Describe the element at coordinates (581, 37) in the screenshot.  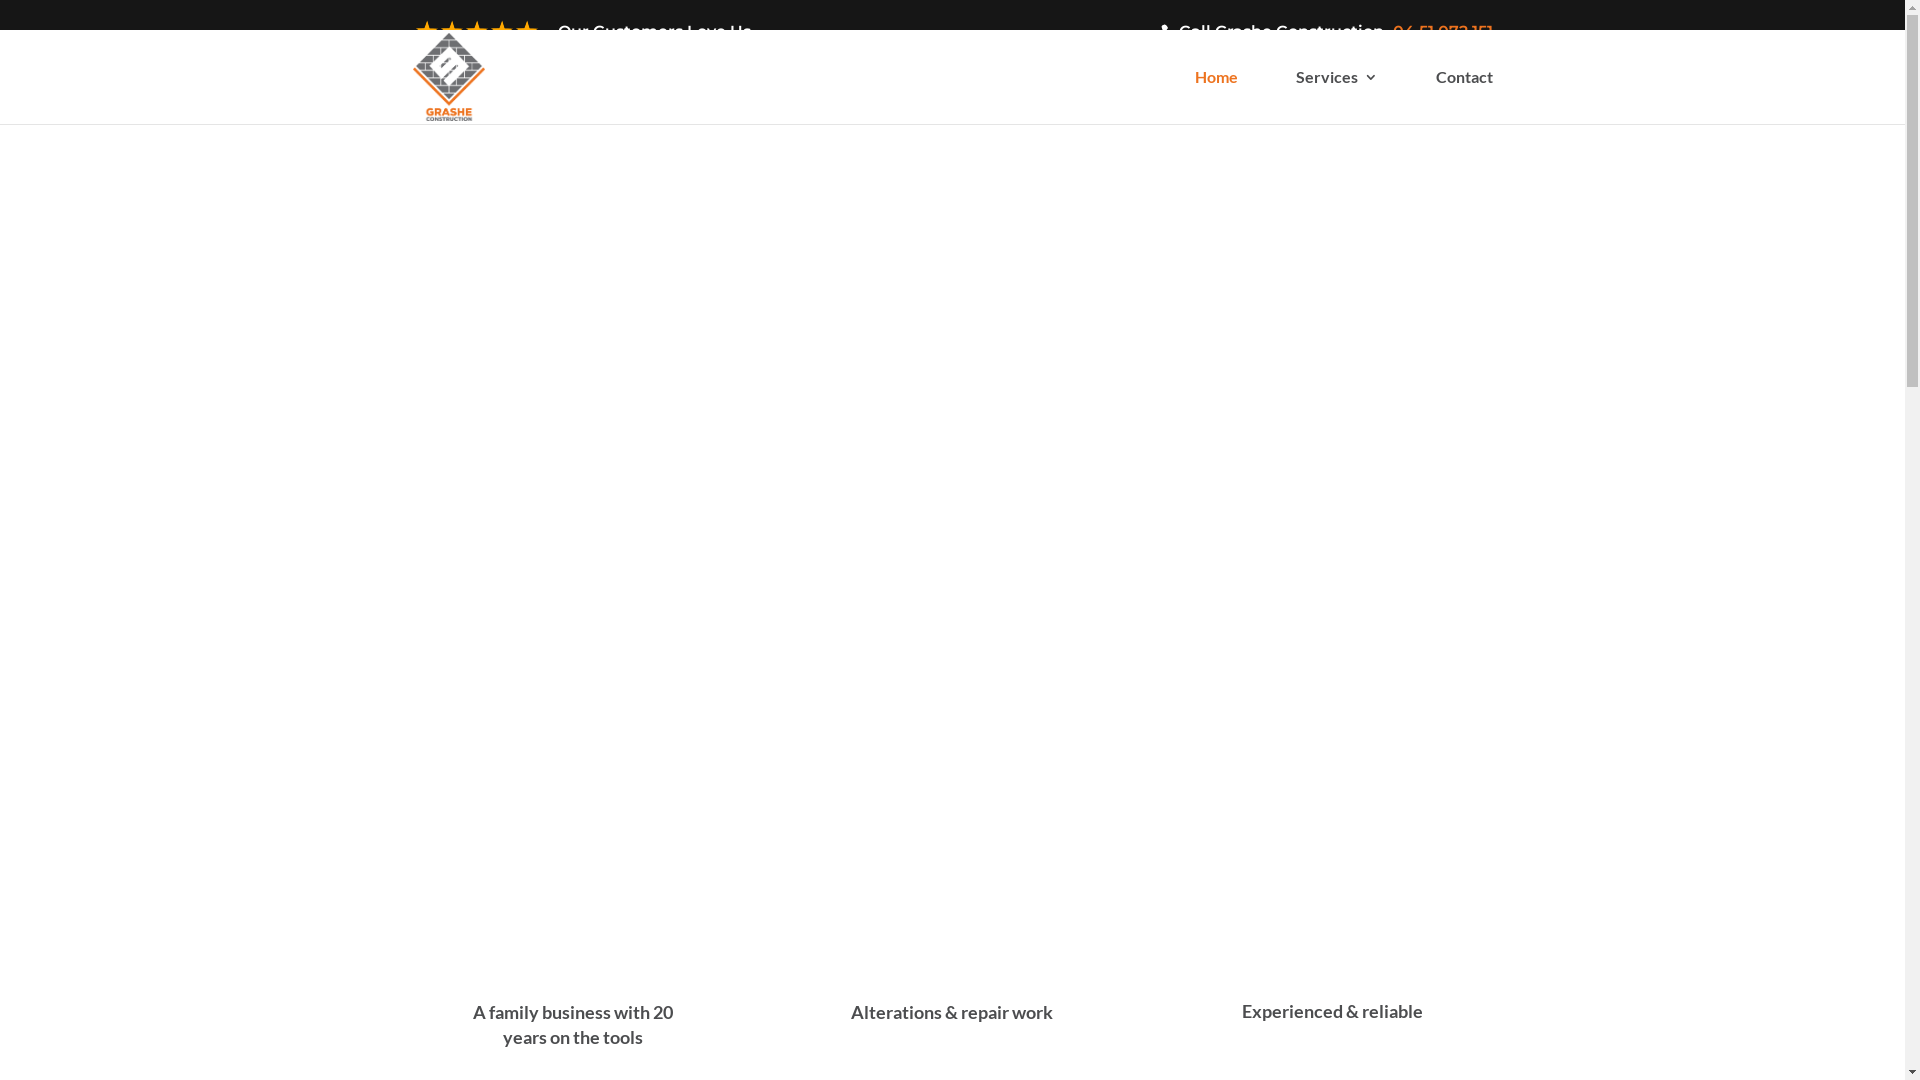
I see `'Our Customers Love Us.'` at that location.